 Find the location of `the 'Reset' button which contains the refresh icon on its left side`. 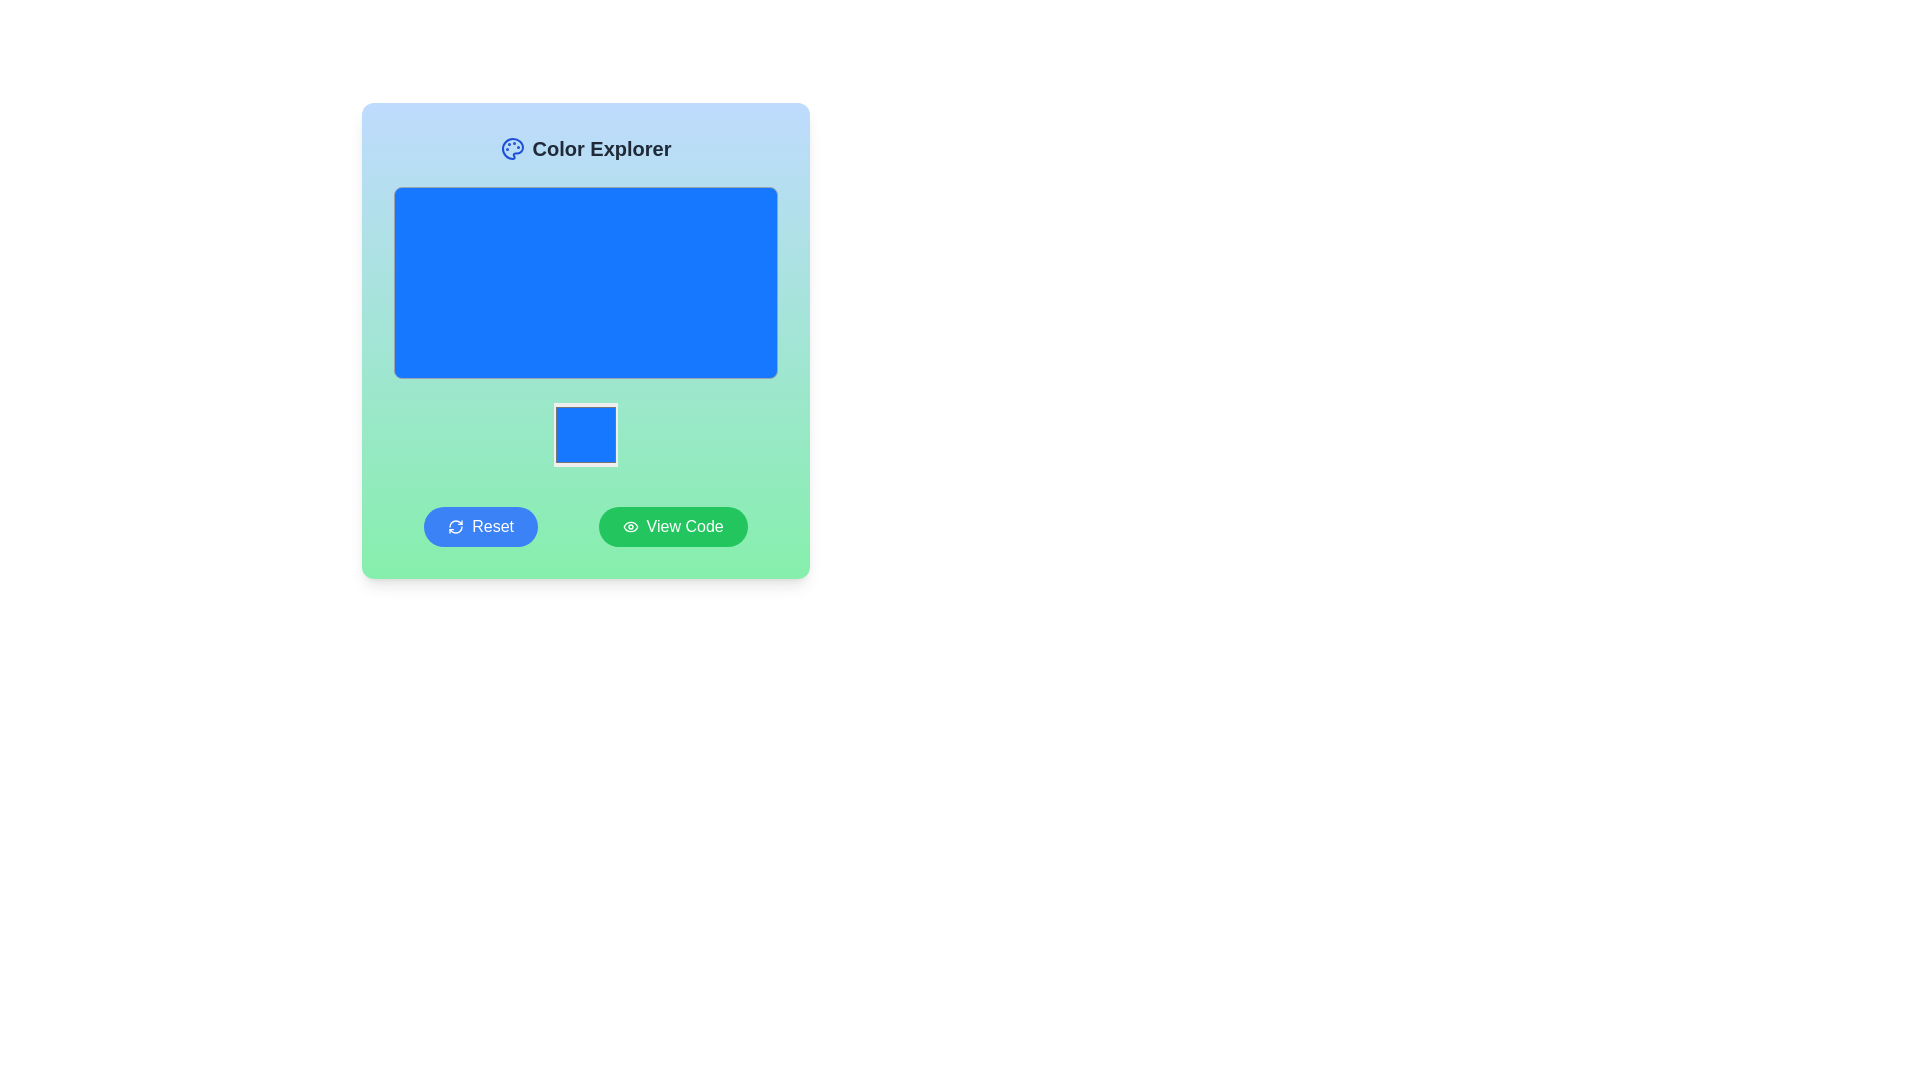

the 'Reset' button which contains the refresh icon on its left side is located at coordinates (455, 526).